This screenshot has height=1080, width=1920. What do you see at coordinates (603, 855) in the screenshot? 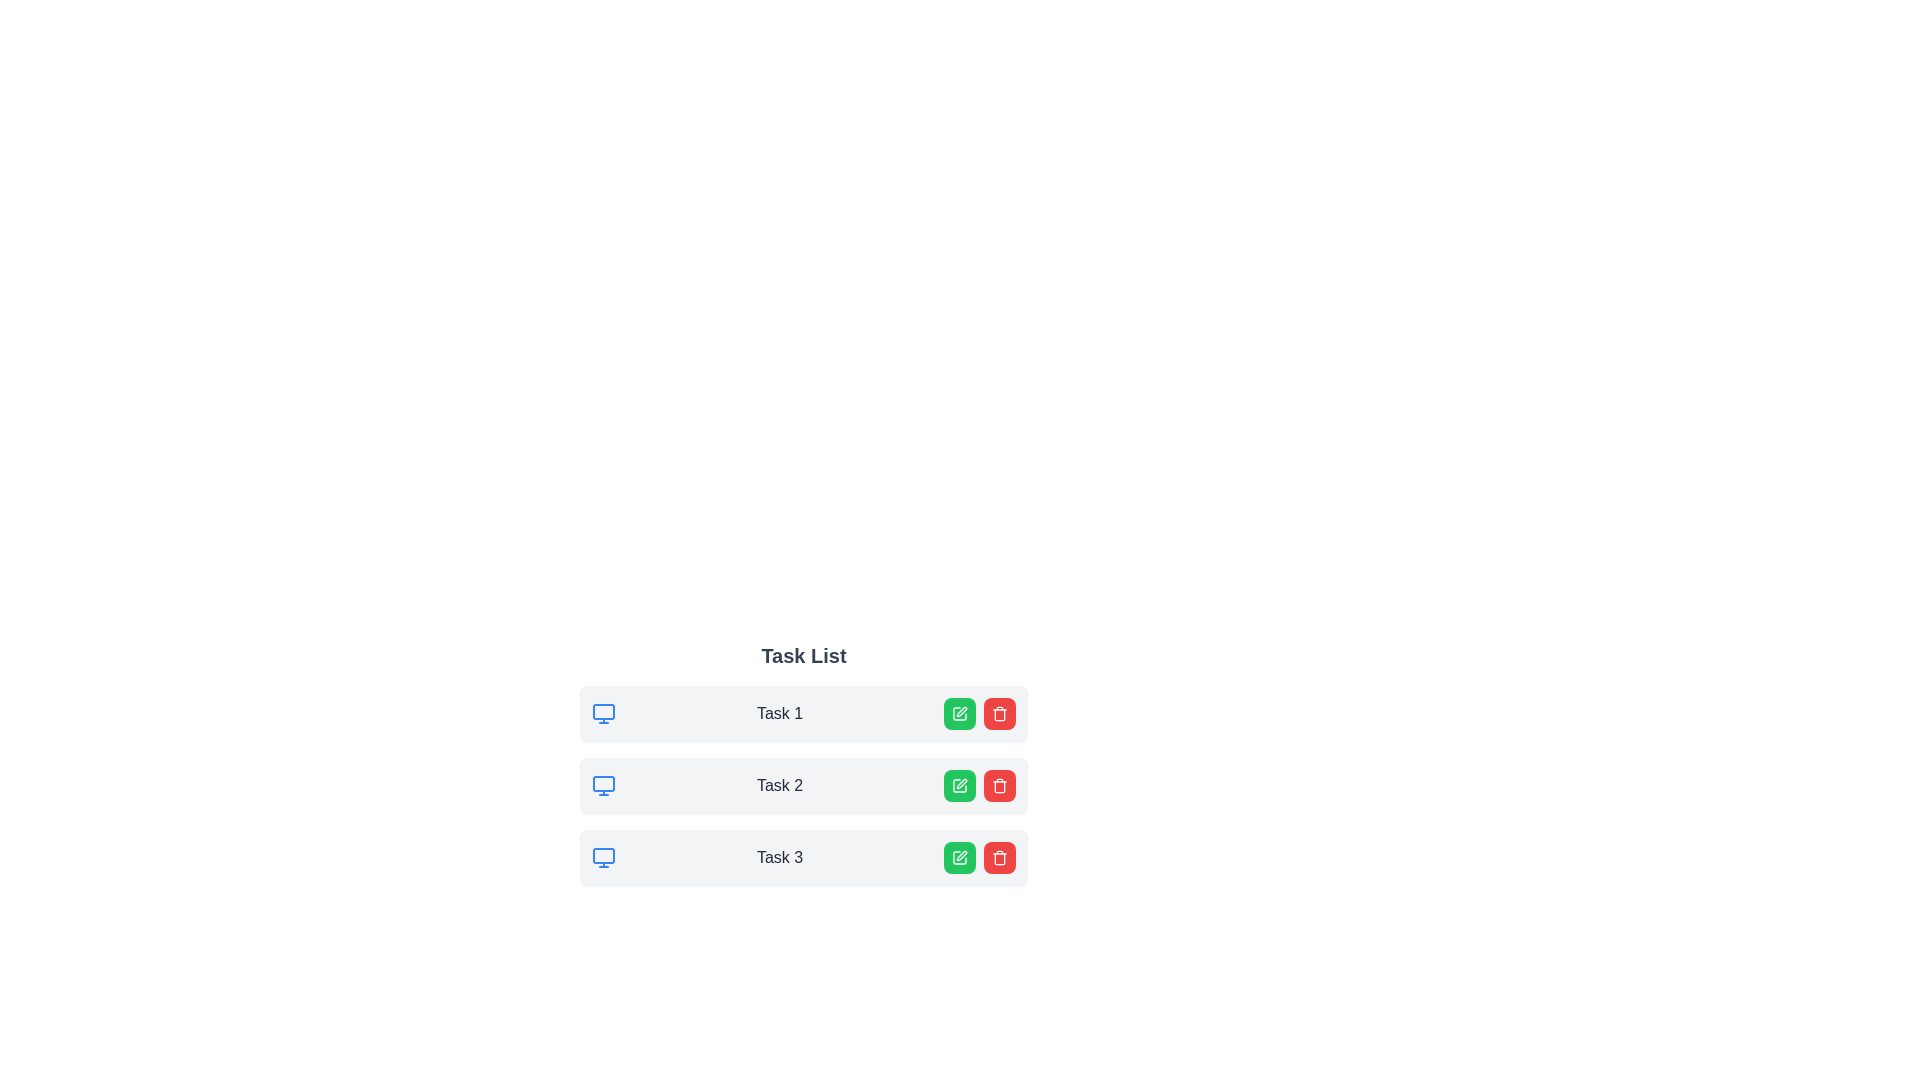
I see `the SVG Rectangular Element styled as part of a computer monitor icon in the task list corresponding to Task 3` at bounding box center [603, 855].